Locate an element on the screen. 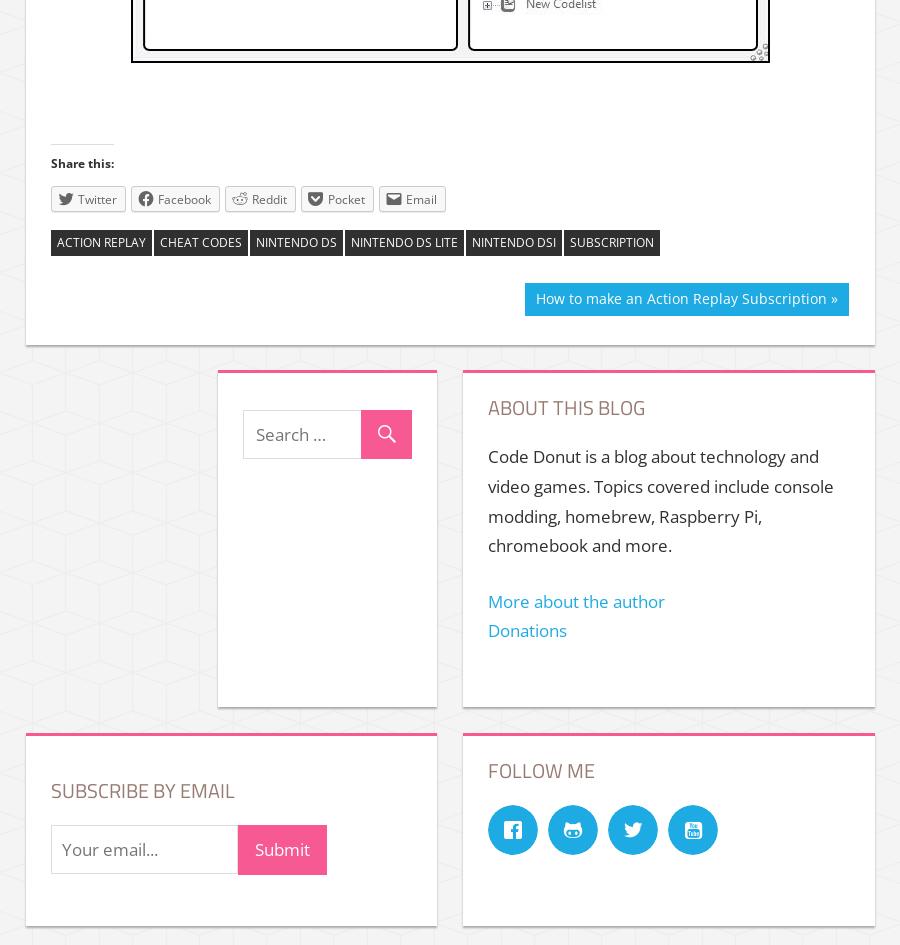 The width and height of the screenshot is (900, 945). 'cheat codes' is located at coordinates (200, 241).